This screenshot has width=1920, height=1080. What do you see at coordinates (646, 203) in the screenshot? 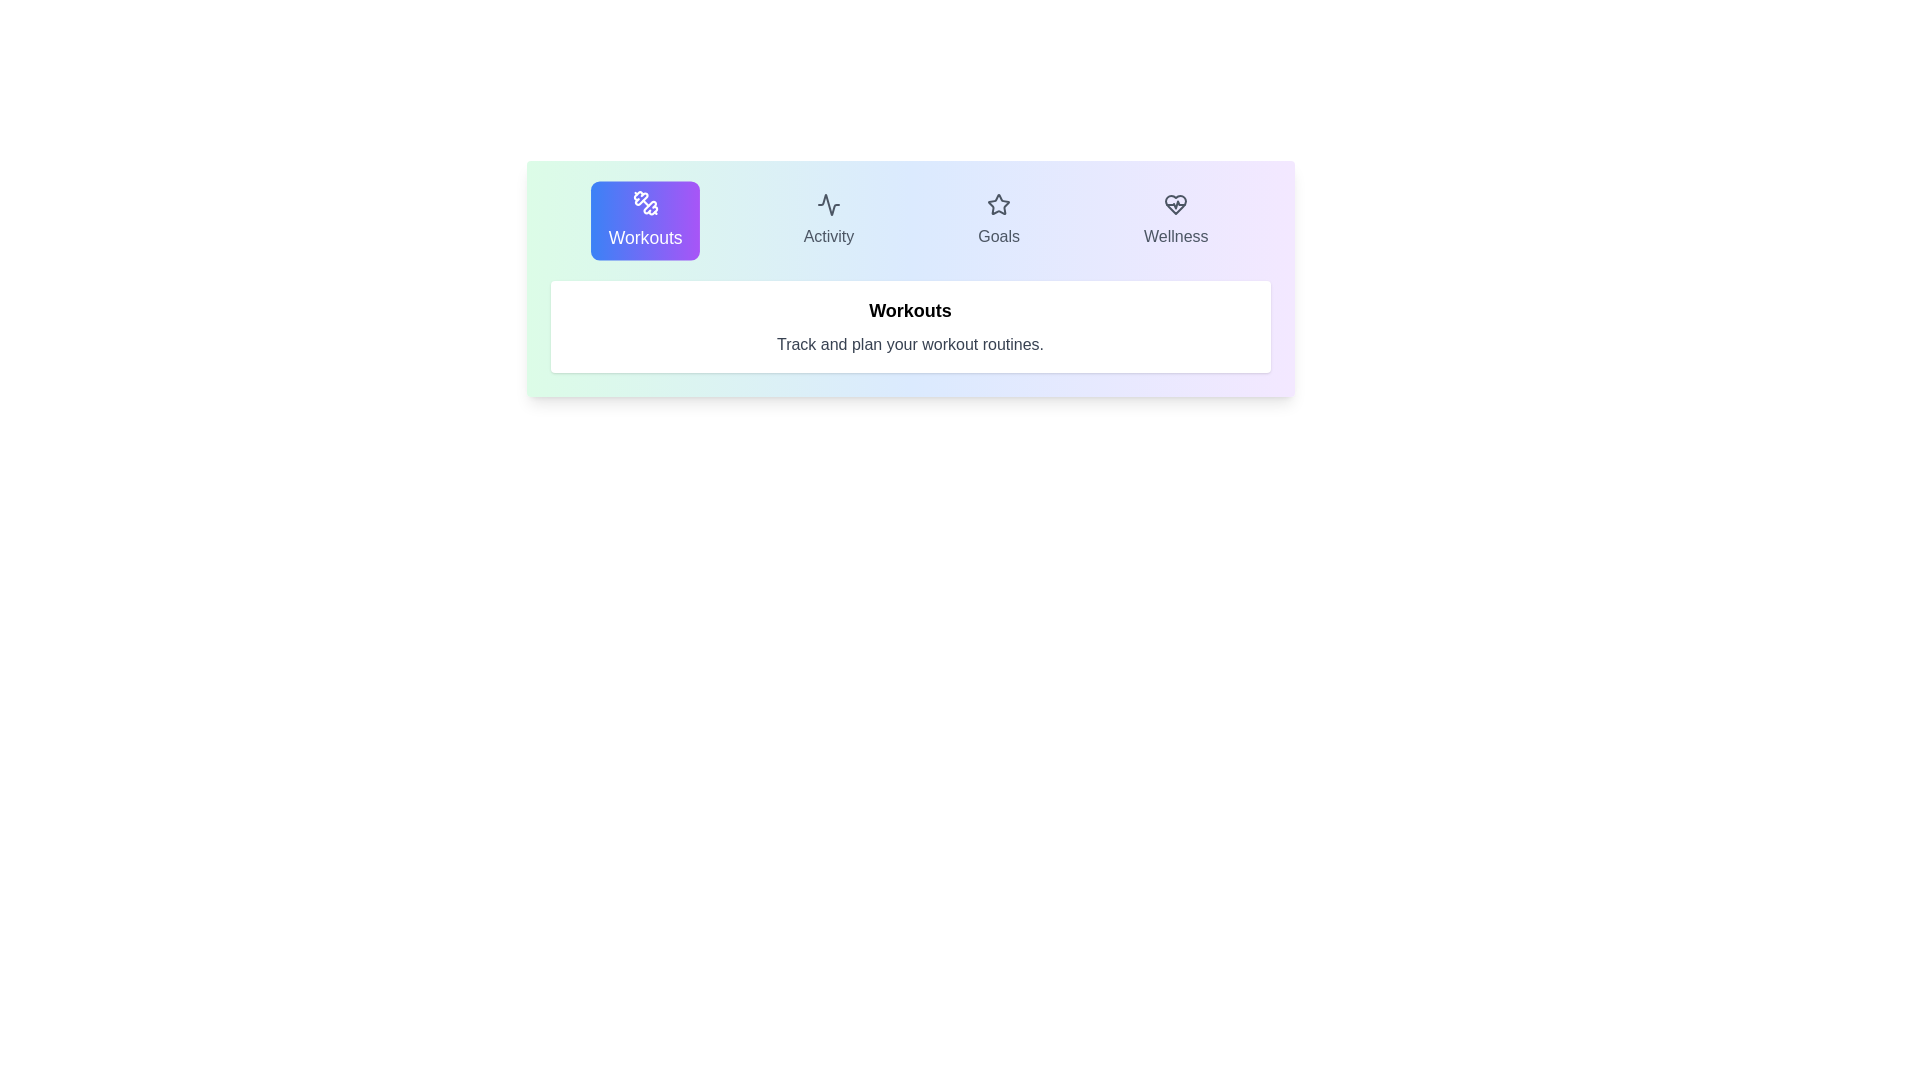
I see `the decorative icon of crossed dumbbells located in the navigational block` at bounding box center [646, 203].